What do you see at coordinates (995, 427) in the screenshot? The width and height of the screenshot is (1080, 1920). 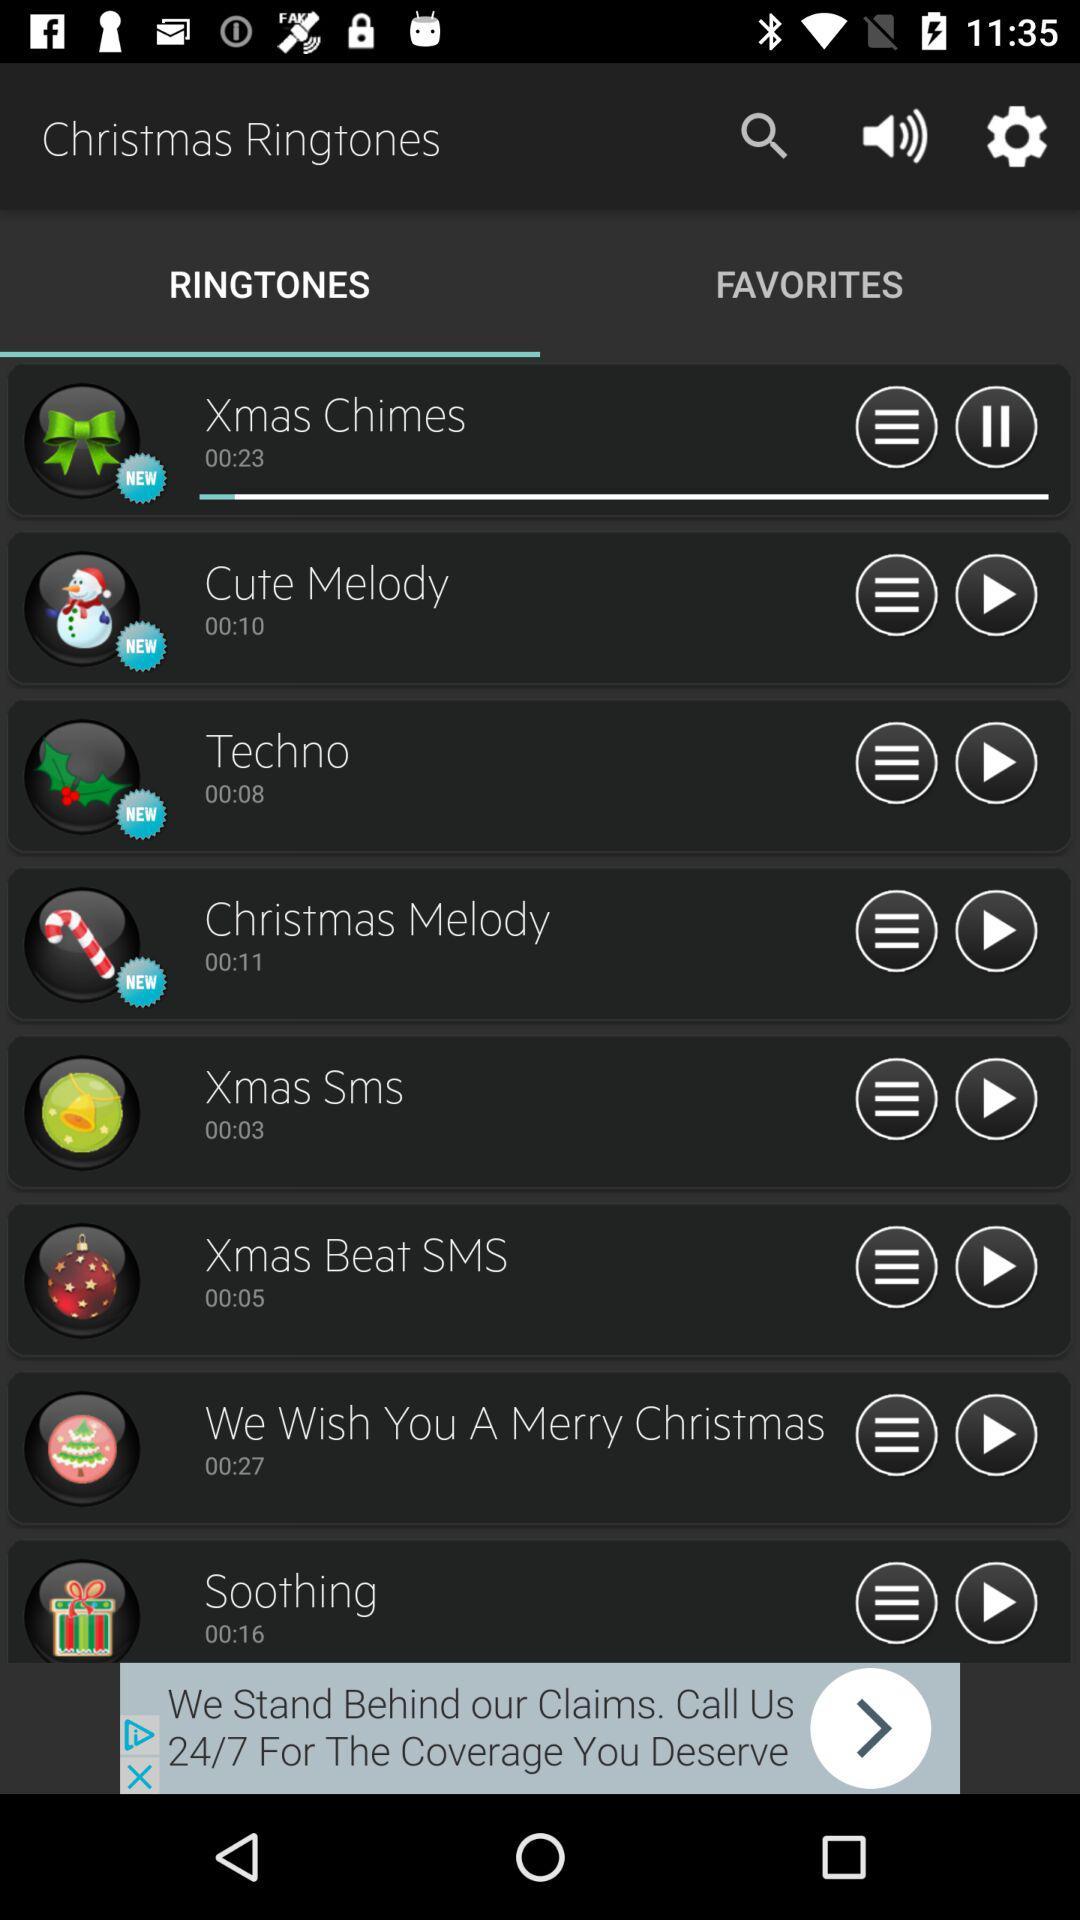 I see `pause` at bounding box center [995, 427].